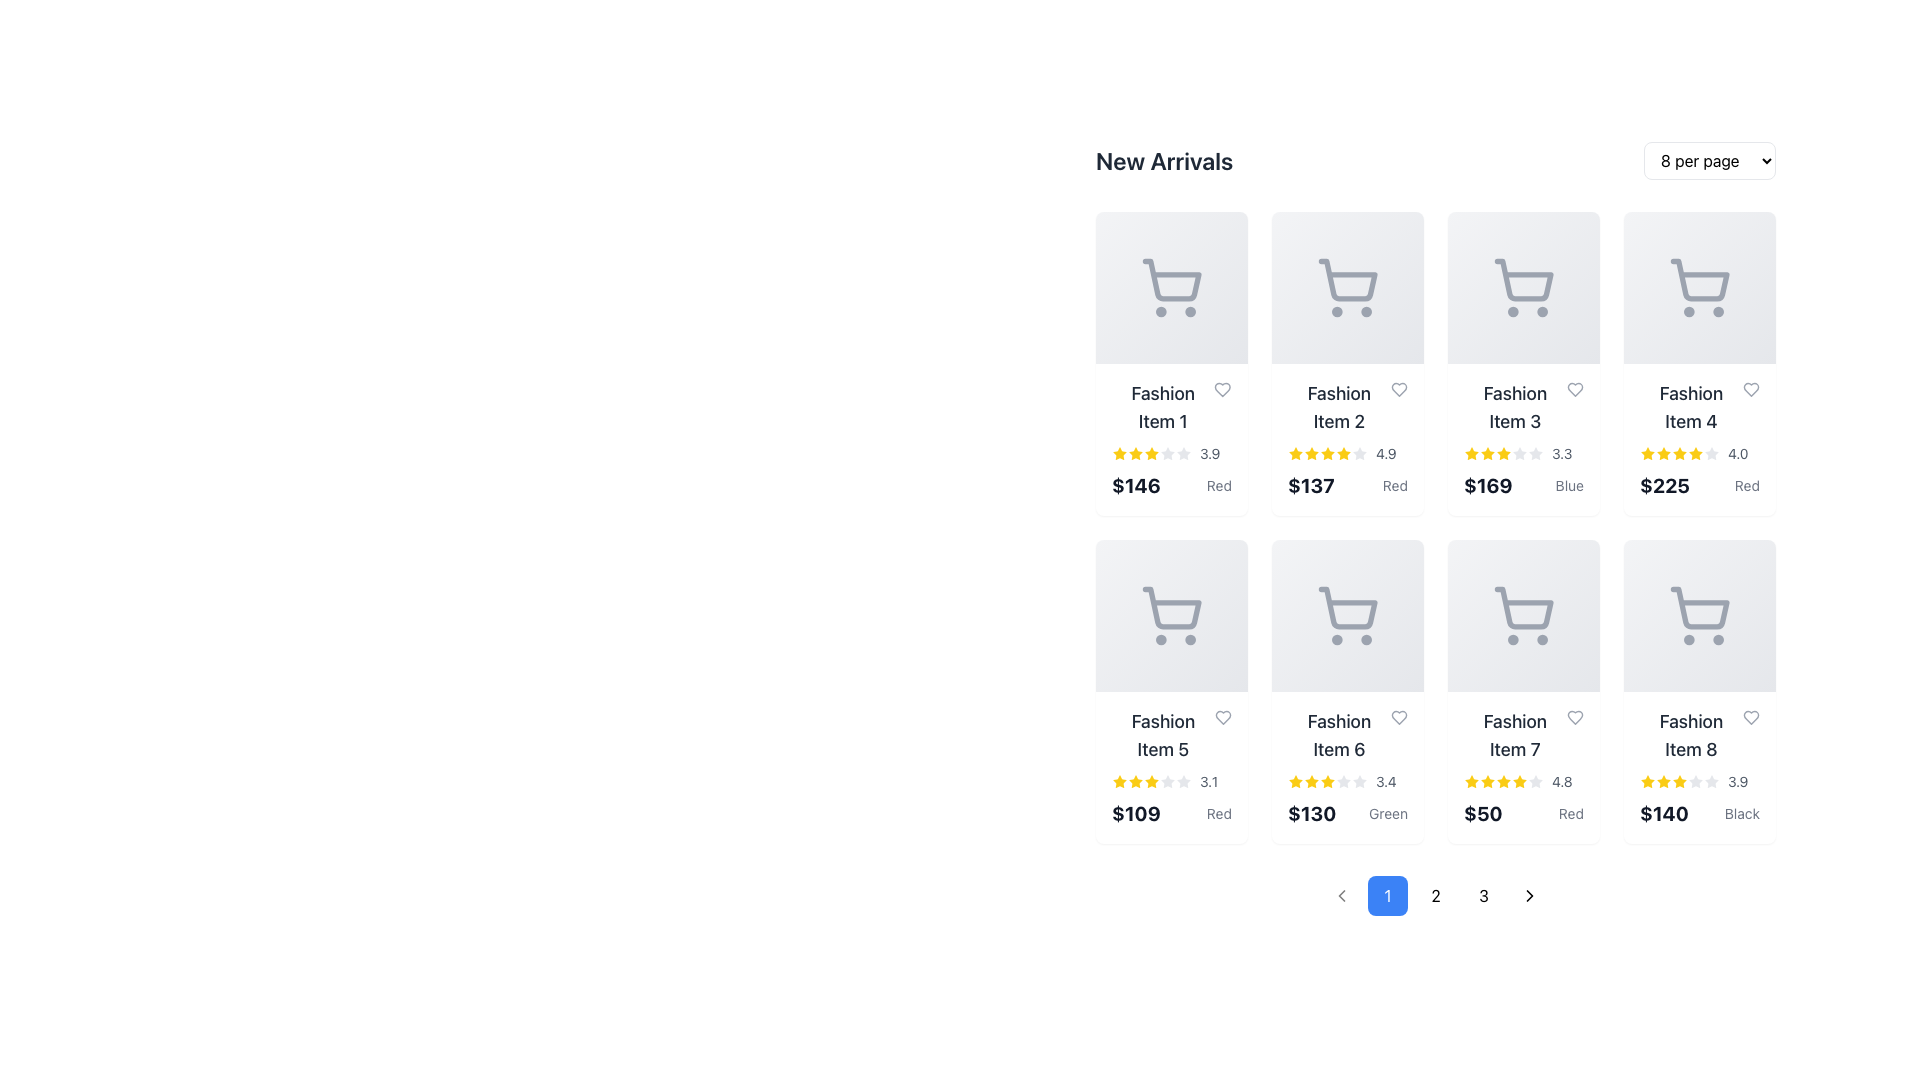  What do you see at coordinates (1694, 454) in the screenshot?
I see `the fifth star icon in the rating indicator for the product labeled 'Fashion Item 4', located in the second row of the product grid` at bounding box center [1694, 454].